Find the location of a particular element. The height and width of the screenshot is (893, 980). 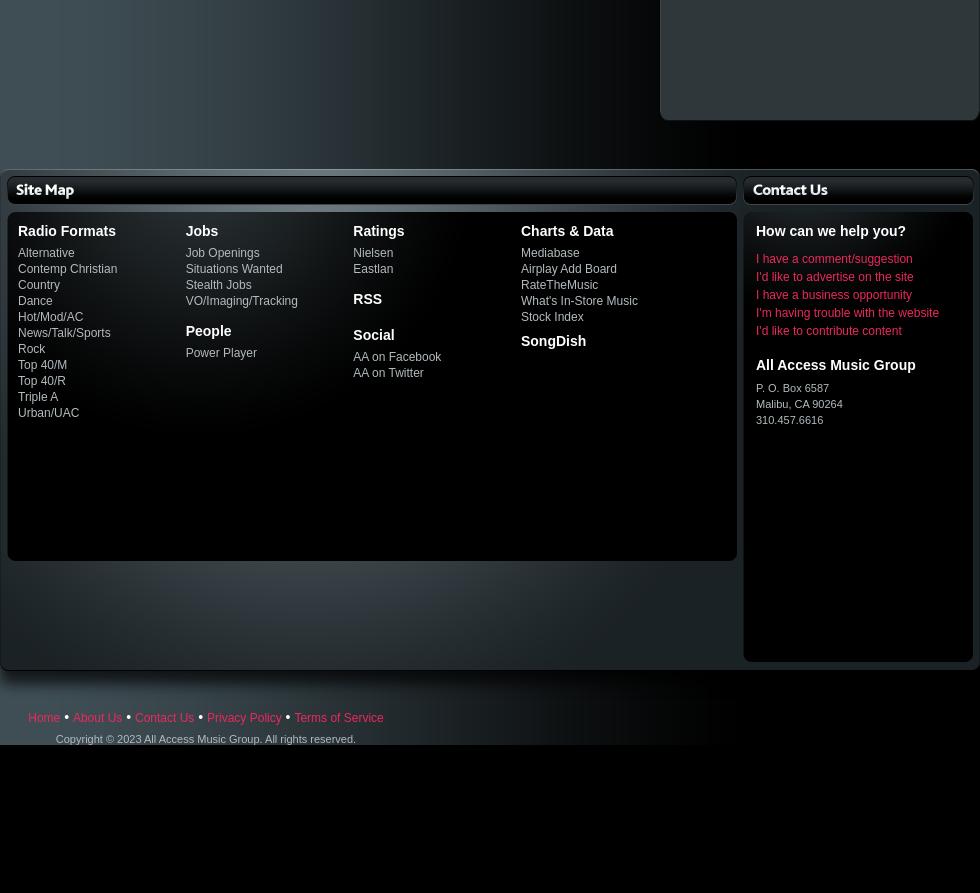

'Eastlan' is located at coordinates (372, 267).